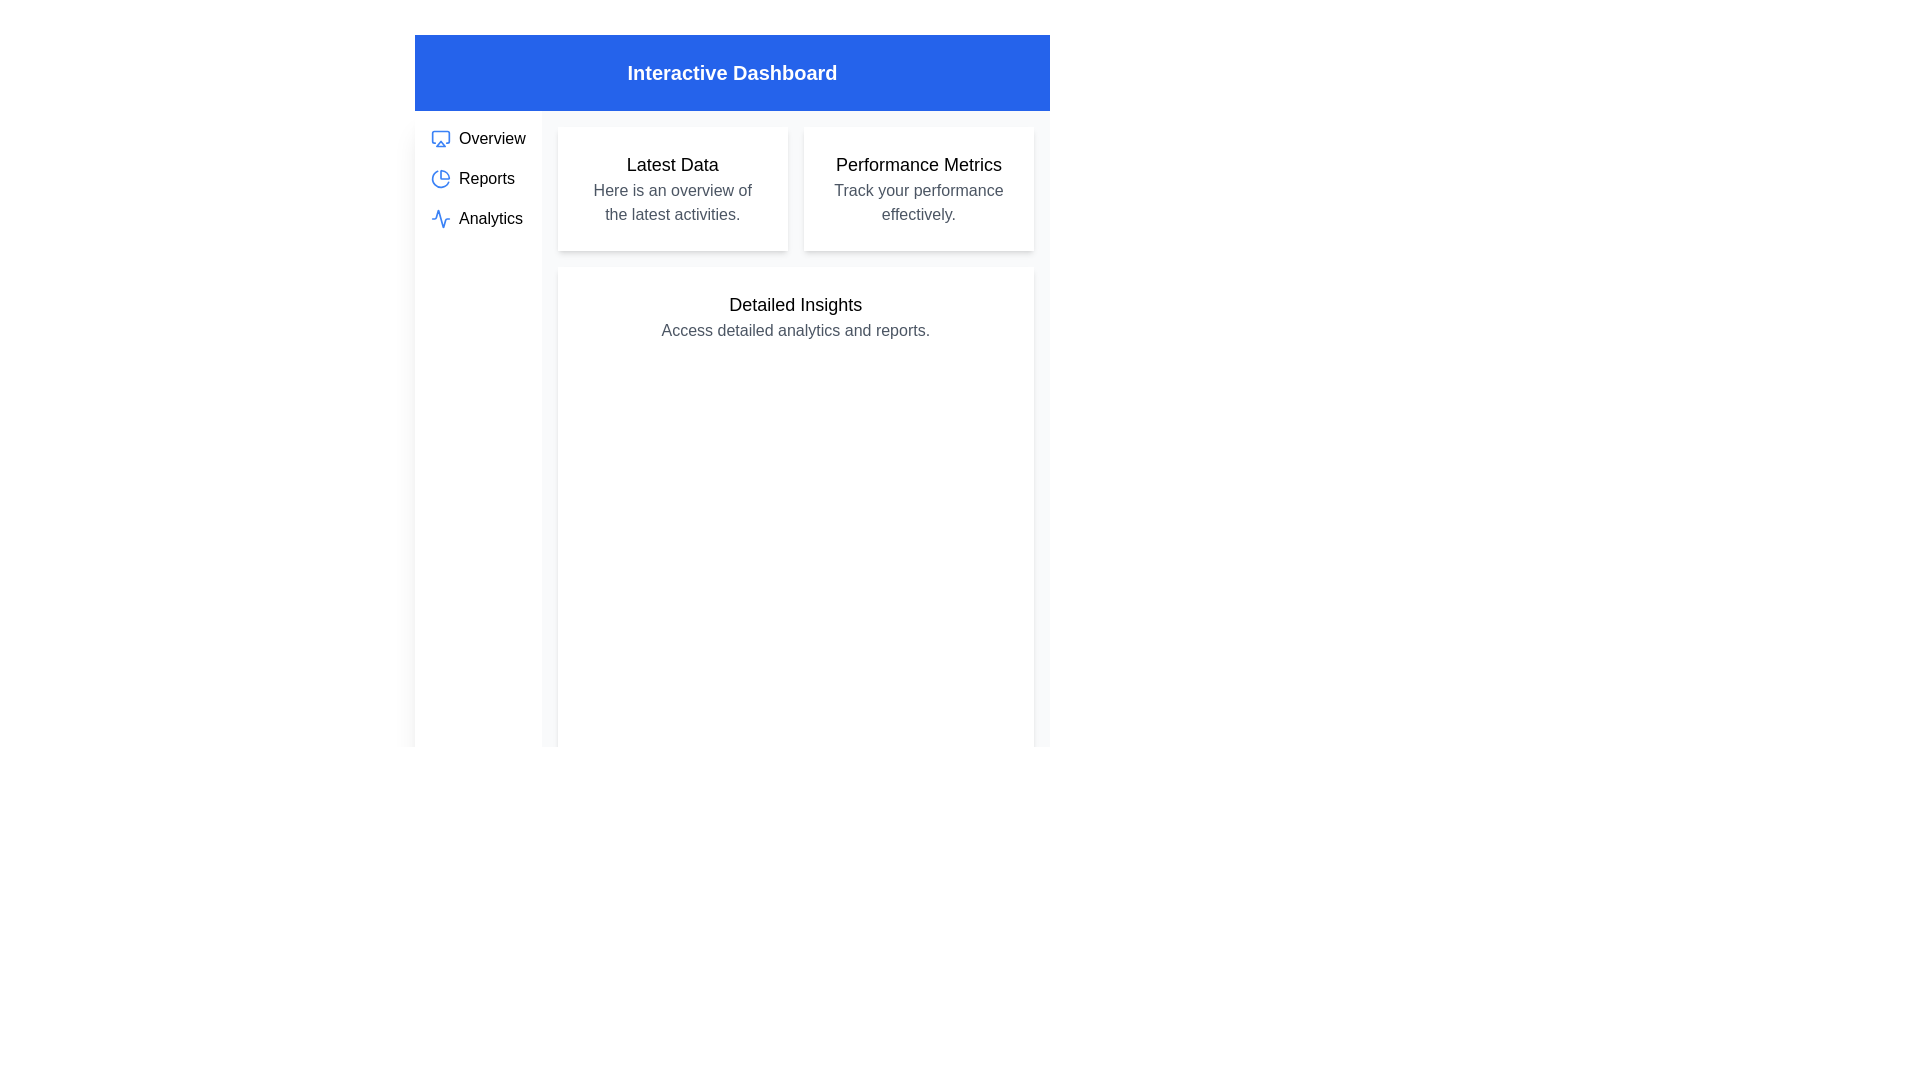  What do you see at coordinates (490, 219) in the screenshot?
I see `the 'Analytics' text label in the left sidebar menu` at bounding box center [490, 219].